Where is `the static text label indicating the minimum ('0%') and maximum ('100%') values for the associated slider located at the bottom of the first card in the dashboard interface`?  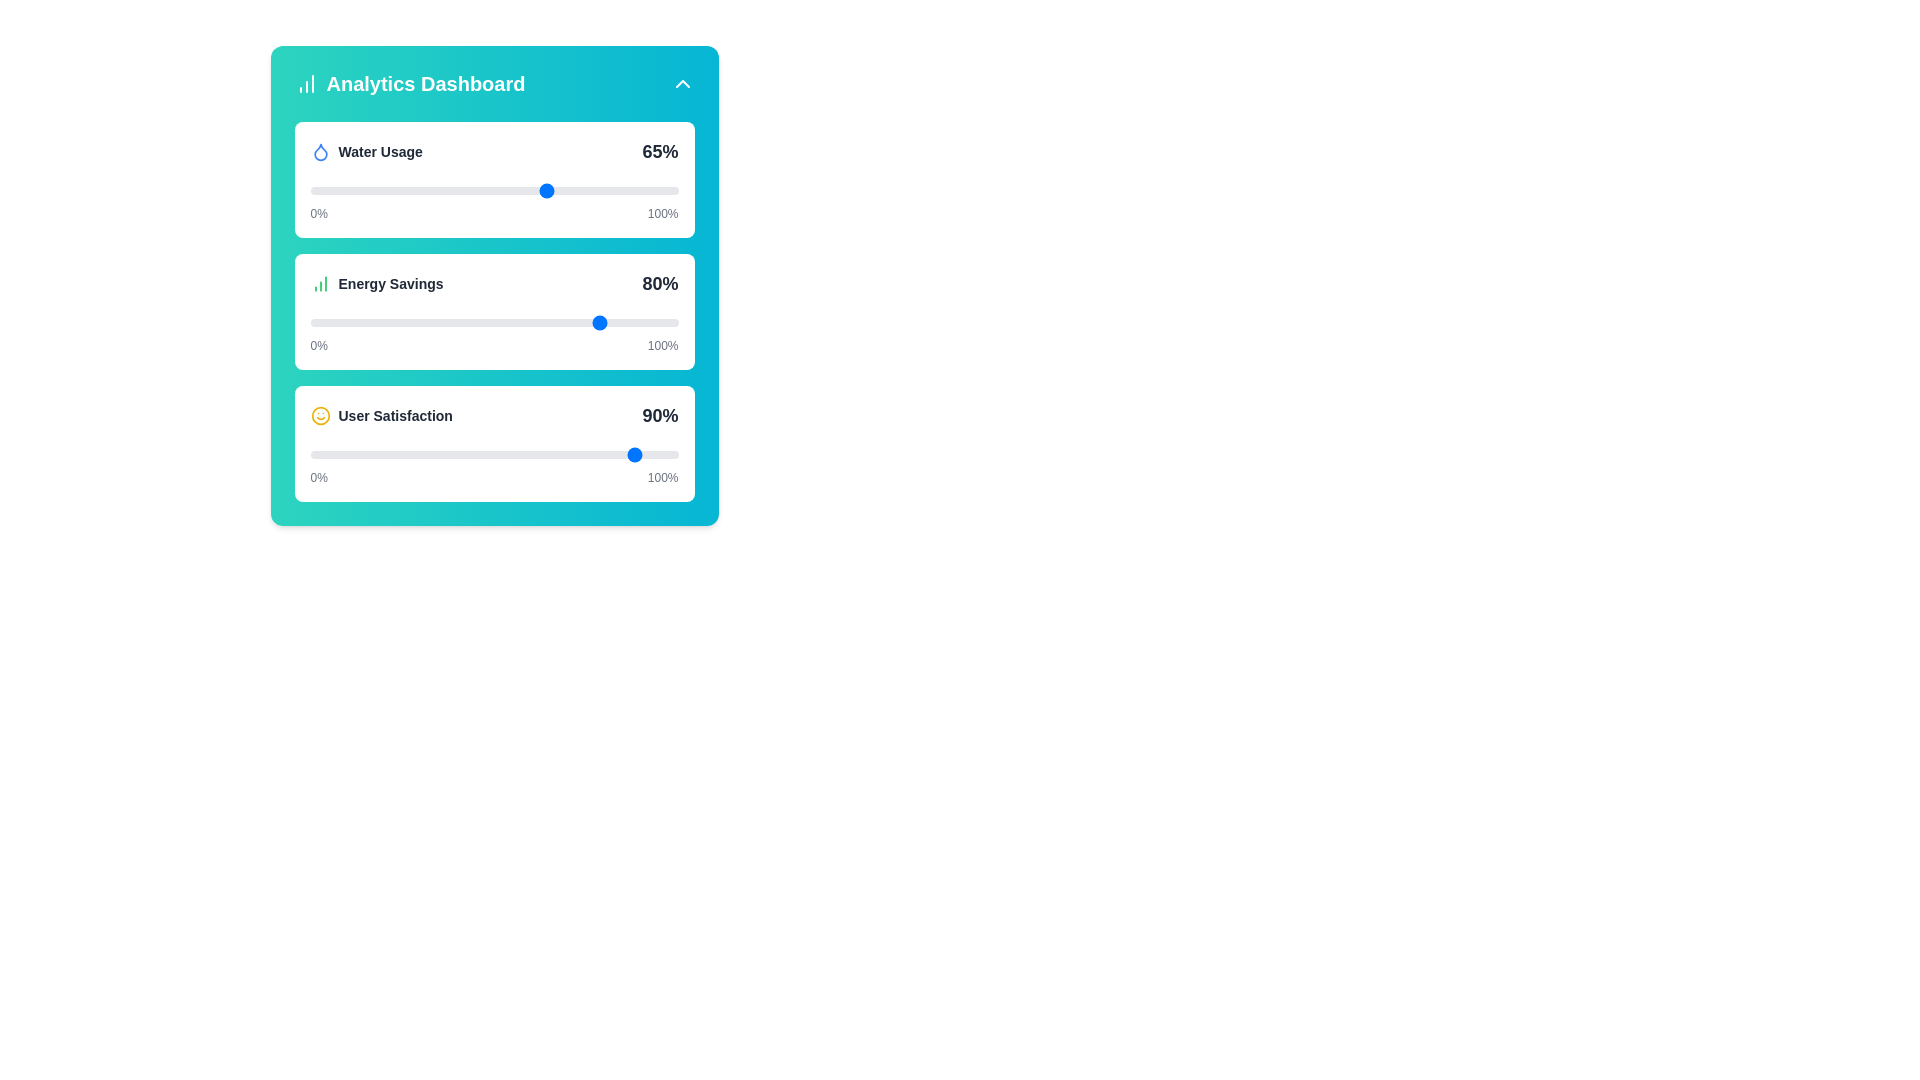
the static text label indicating the minimum ('0%') and maximum ('100%') values for the associated slider located at the bottom of the first card in the dashboard interface is located at coordinates (494, 213).